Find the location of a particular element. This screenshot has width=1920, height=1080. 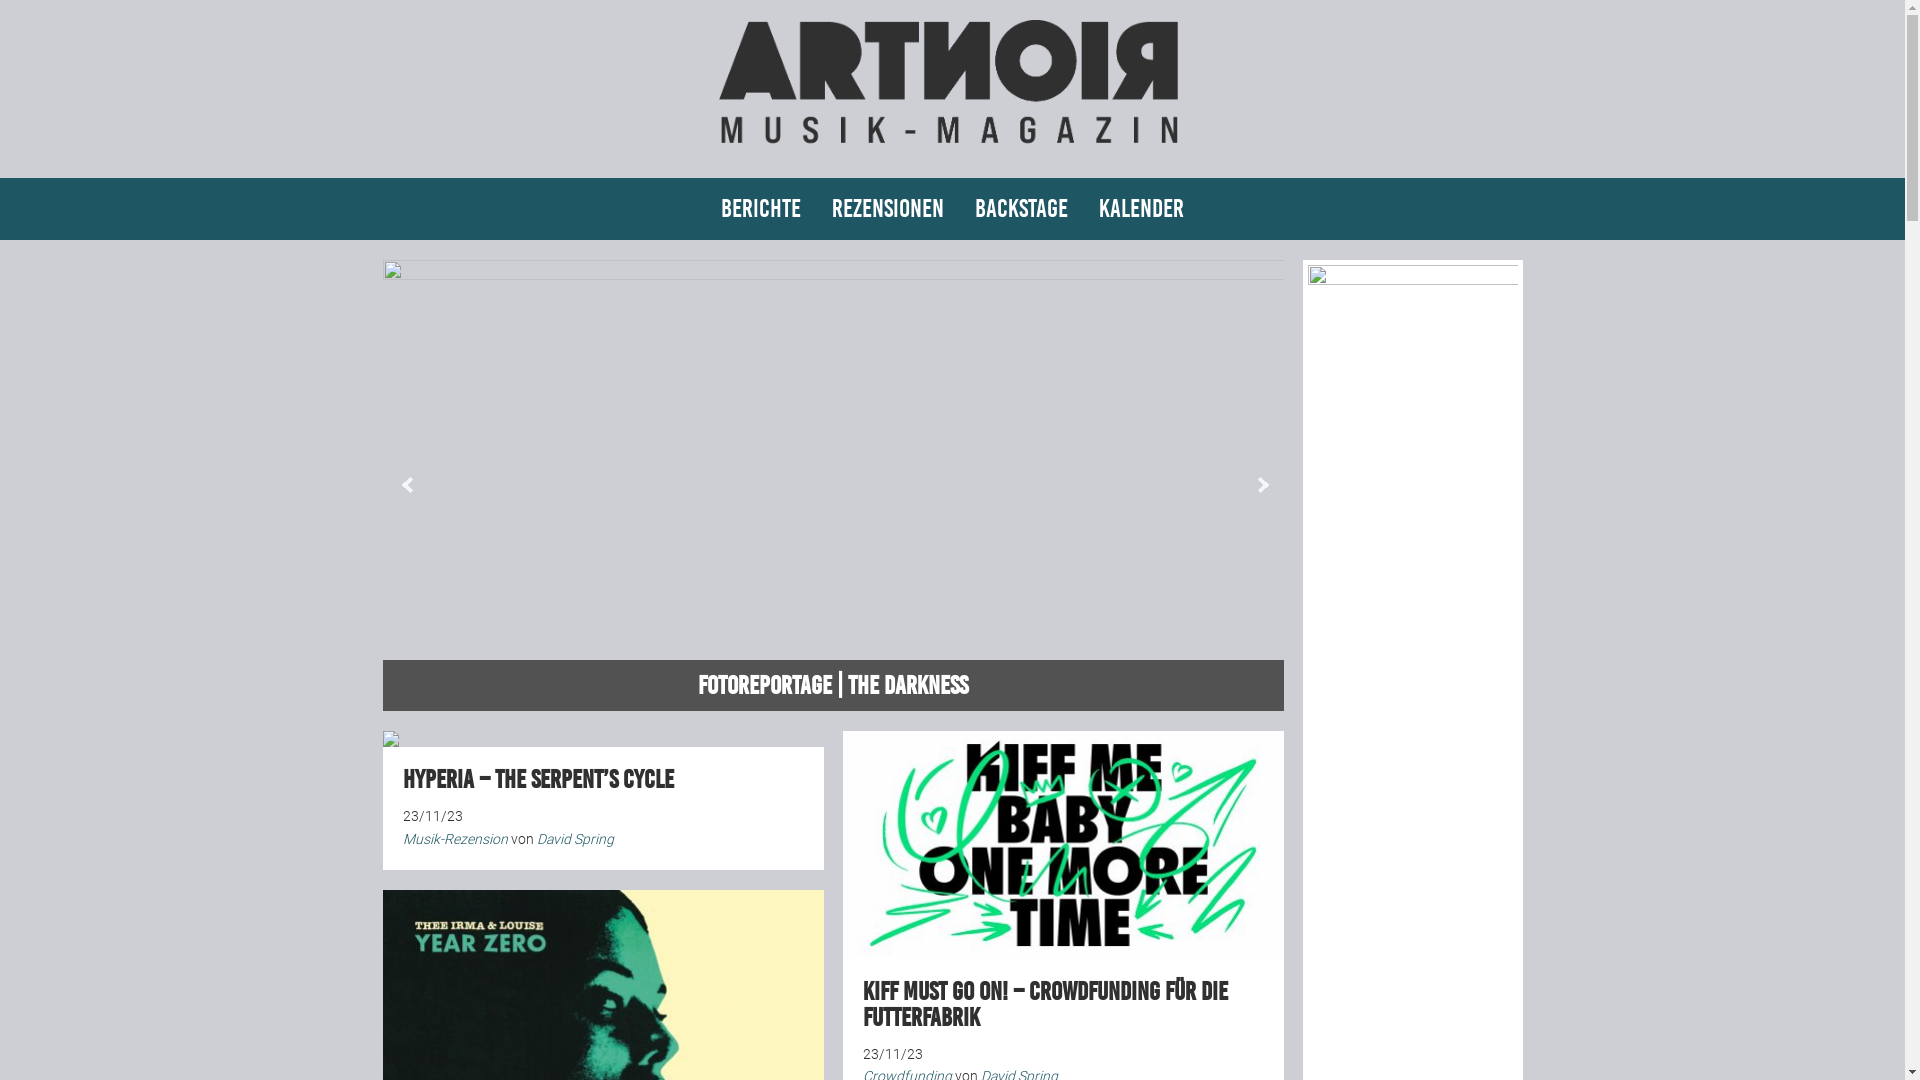

'Backstage' is located at coordinates (960, 208).